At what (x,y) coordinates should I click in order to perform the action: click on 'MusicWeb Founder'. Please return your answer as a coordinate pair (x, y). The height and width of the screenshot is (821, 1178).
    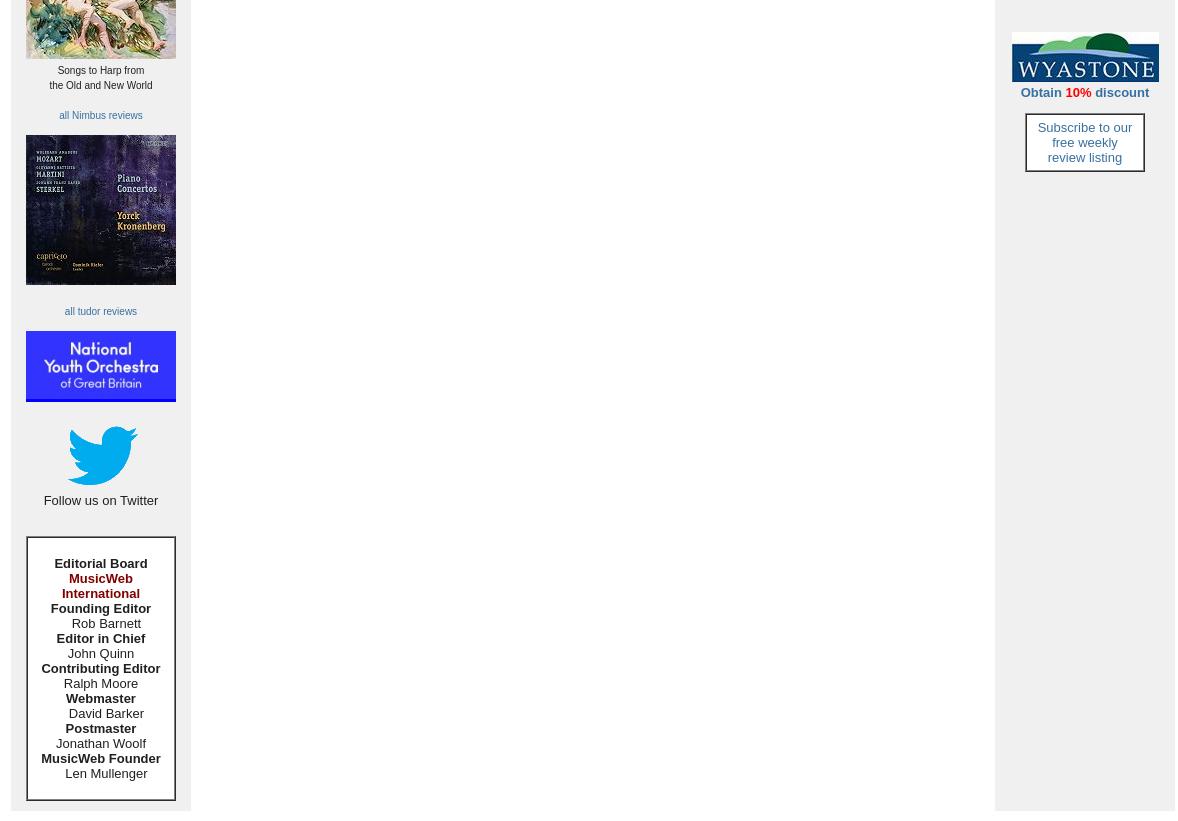
    Looking at the image, I should click on (99, 756).